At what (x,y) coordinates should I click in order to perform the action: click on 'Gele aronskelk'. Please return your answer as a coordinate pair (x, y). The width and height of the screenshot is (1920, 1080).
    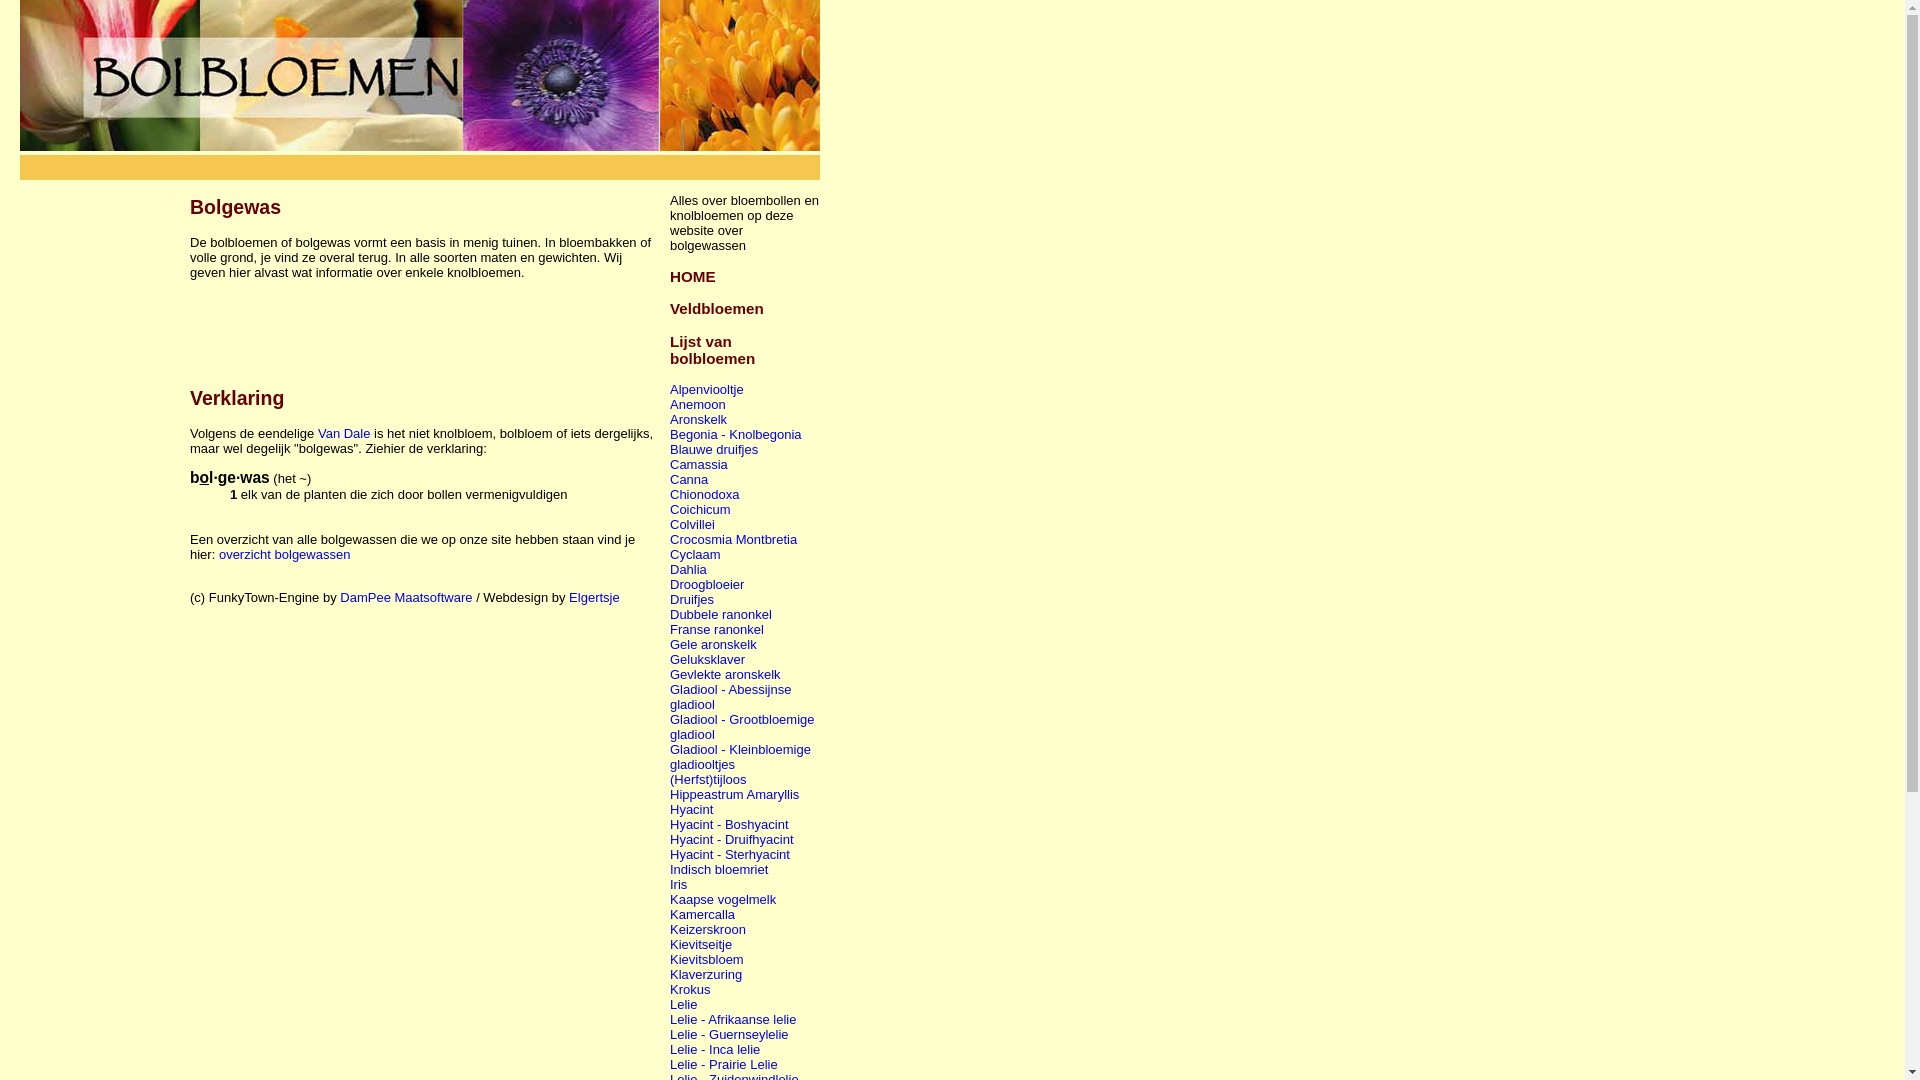
    Looking at the image, I should click on (713, 644).